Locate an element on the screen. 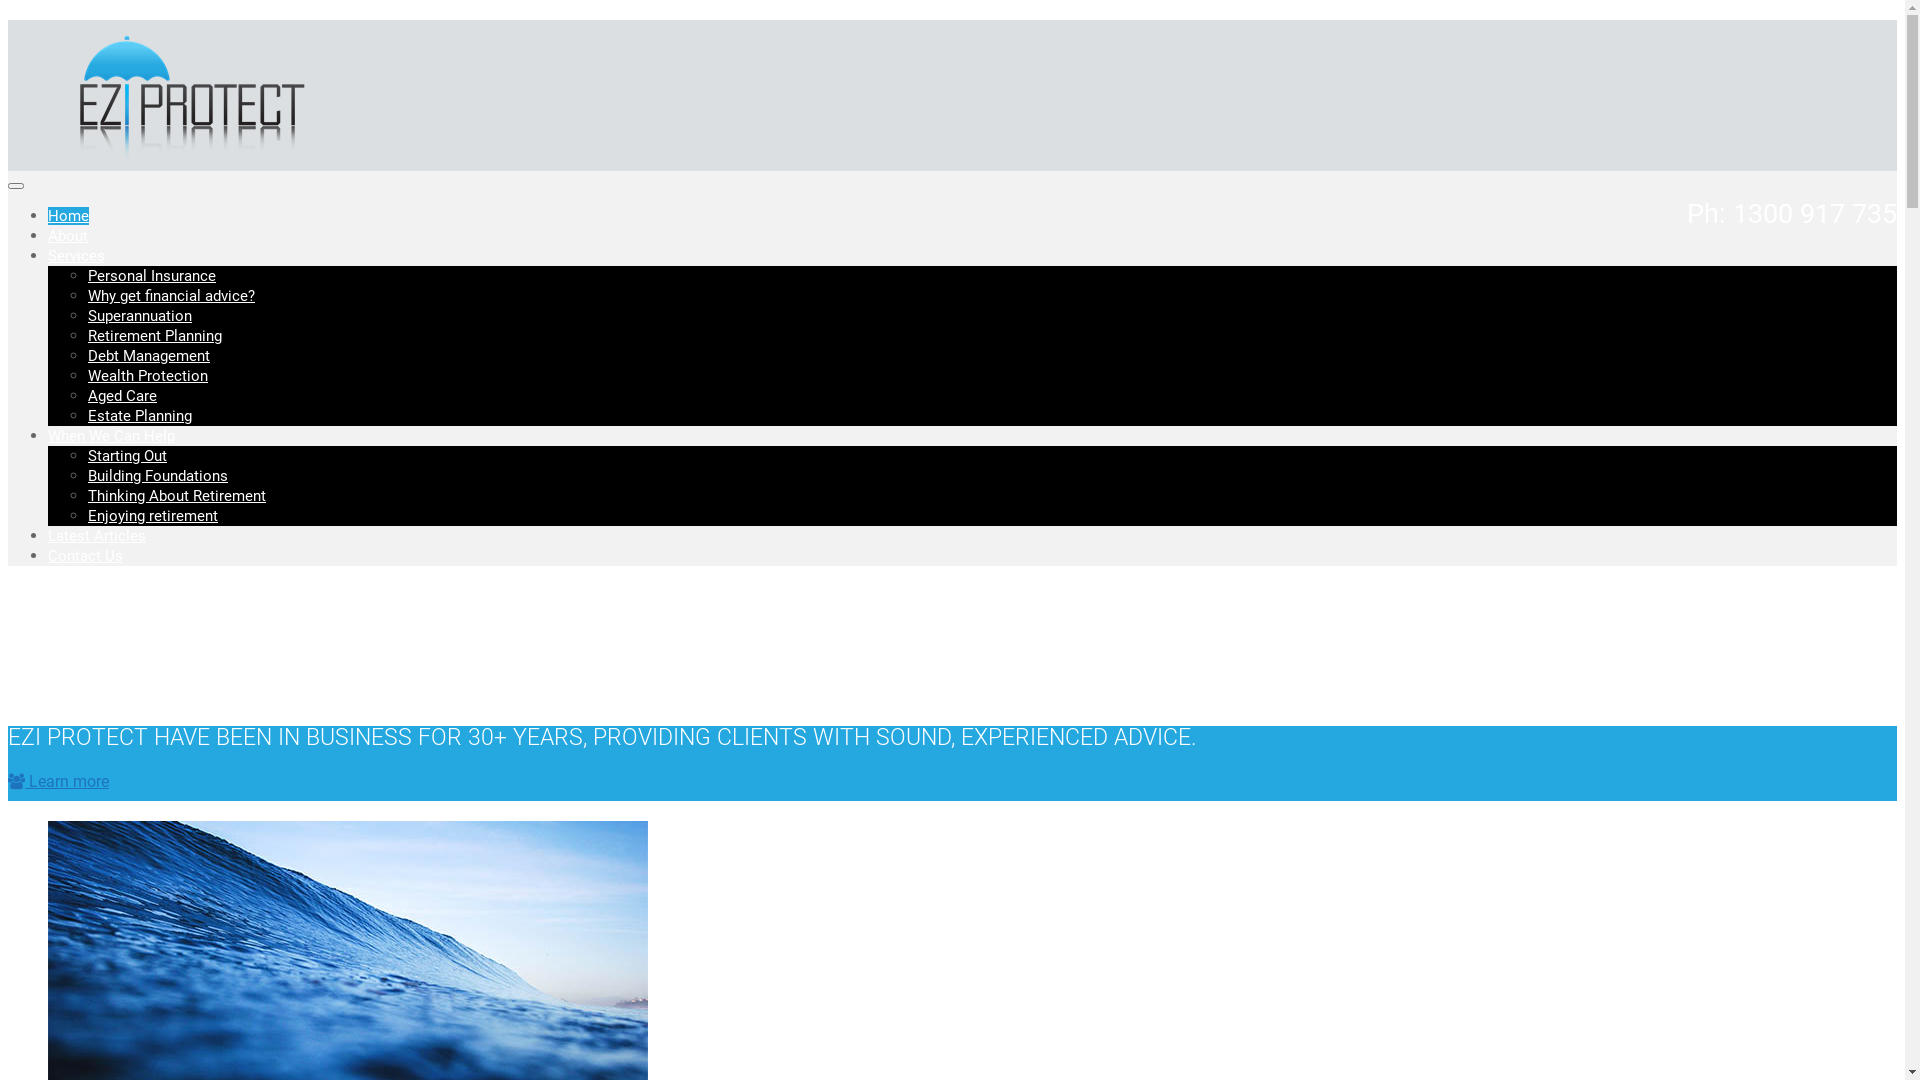 Image resolution: width=1920 pixels, height=1080 pixels. 'Building Foundations' is located at coordinates (157, 475).